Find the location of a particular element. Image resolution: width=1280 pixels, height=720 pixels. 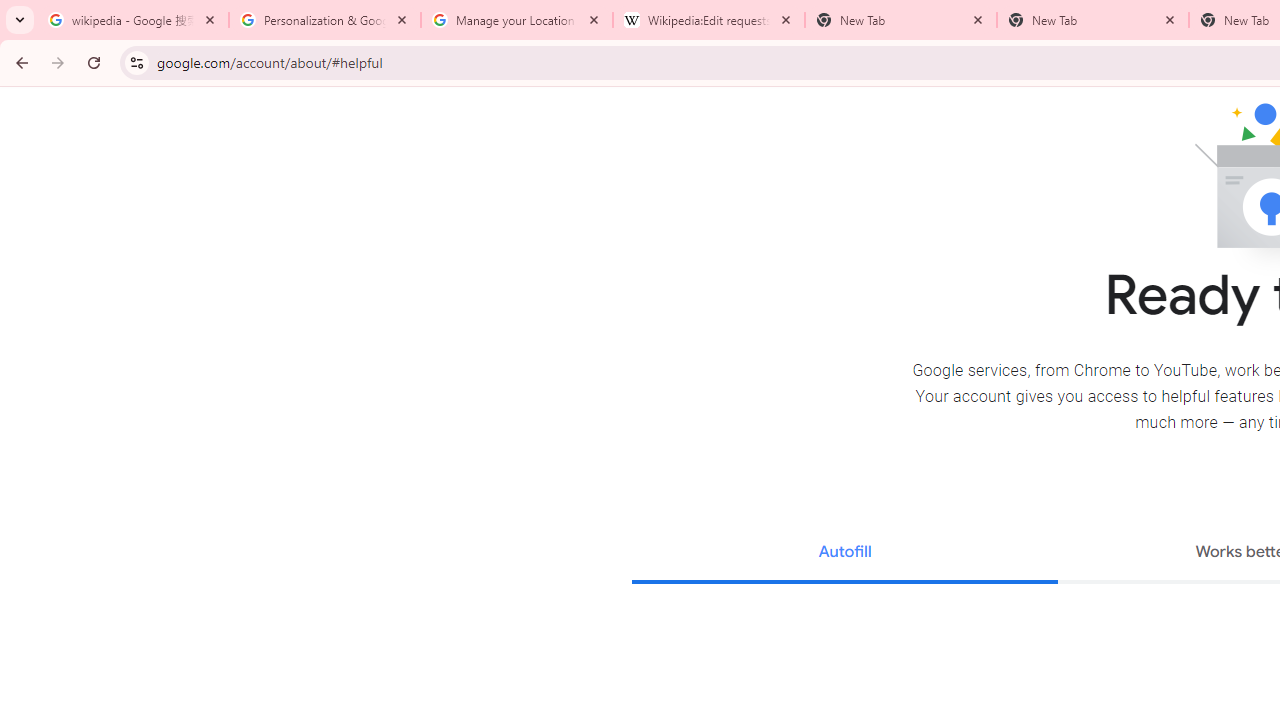

'Personalization & Google Search results - Google Search Help' is located at coordinates (325, 20).